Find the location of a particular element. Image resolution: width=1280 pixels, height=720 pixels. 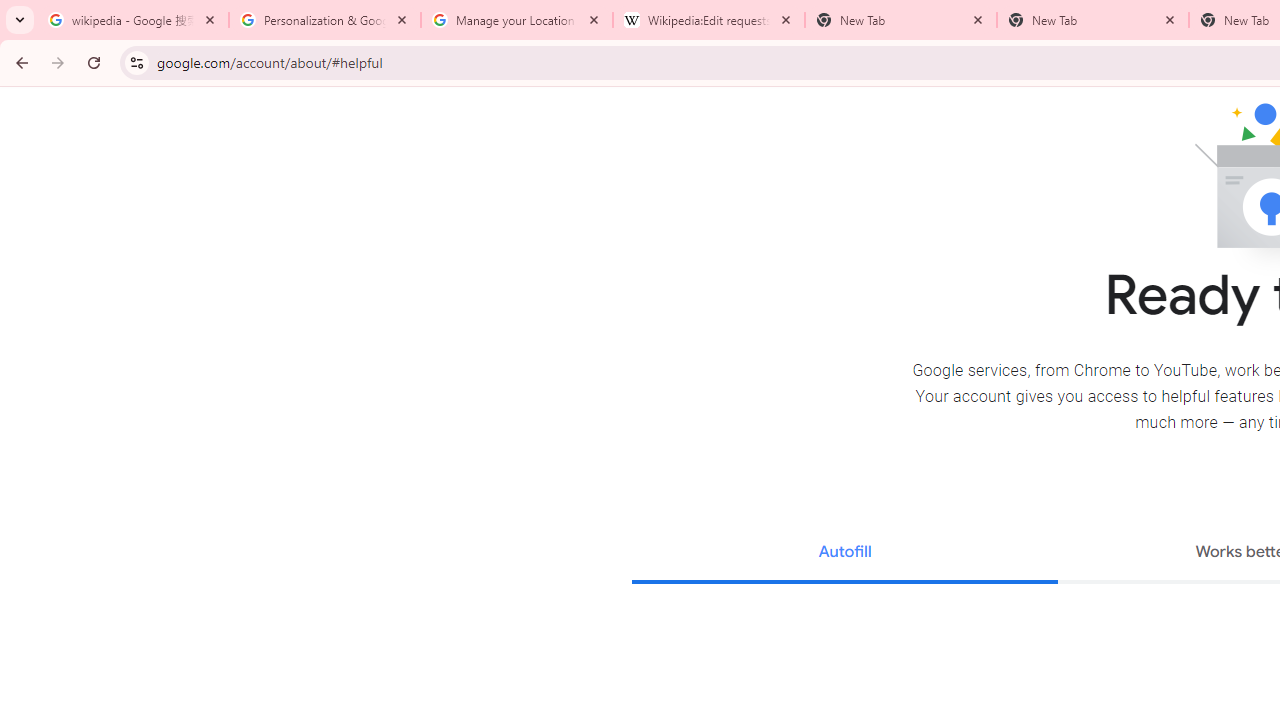

'Personalization & Google Search results - Google Search Help' is located at coordinates (325, 20).